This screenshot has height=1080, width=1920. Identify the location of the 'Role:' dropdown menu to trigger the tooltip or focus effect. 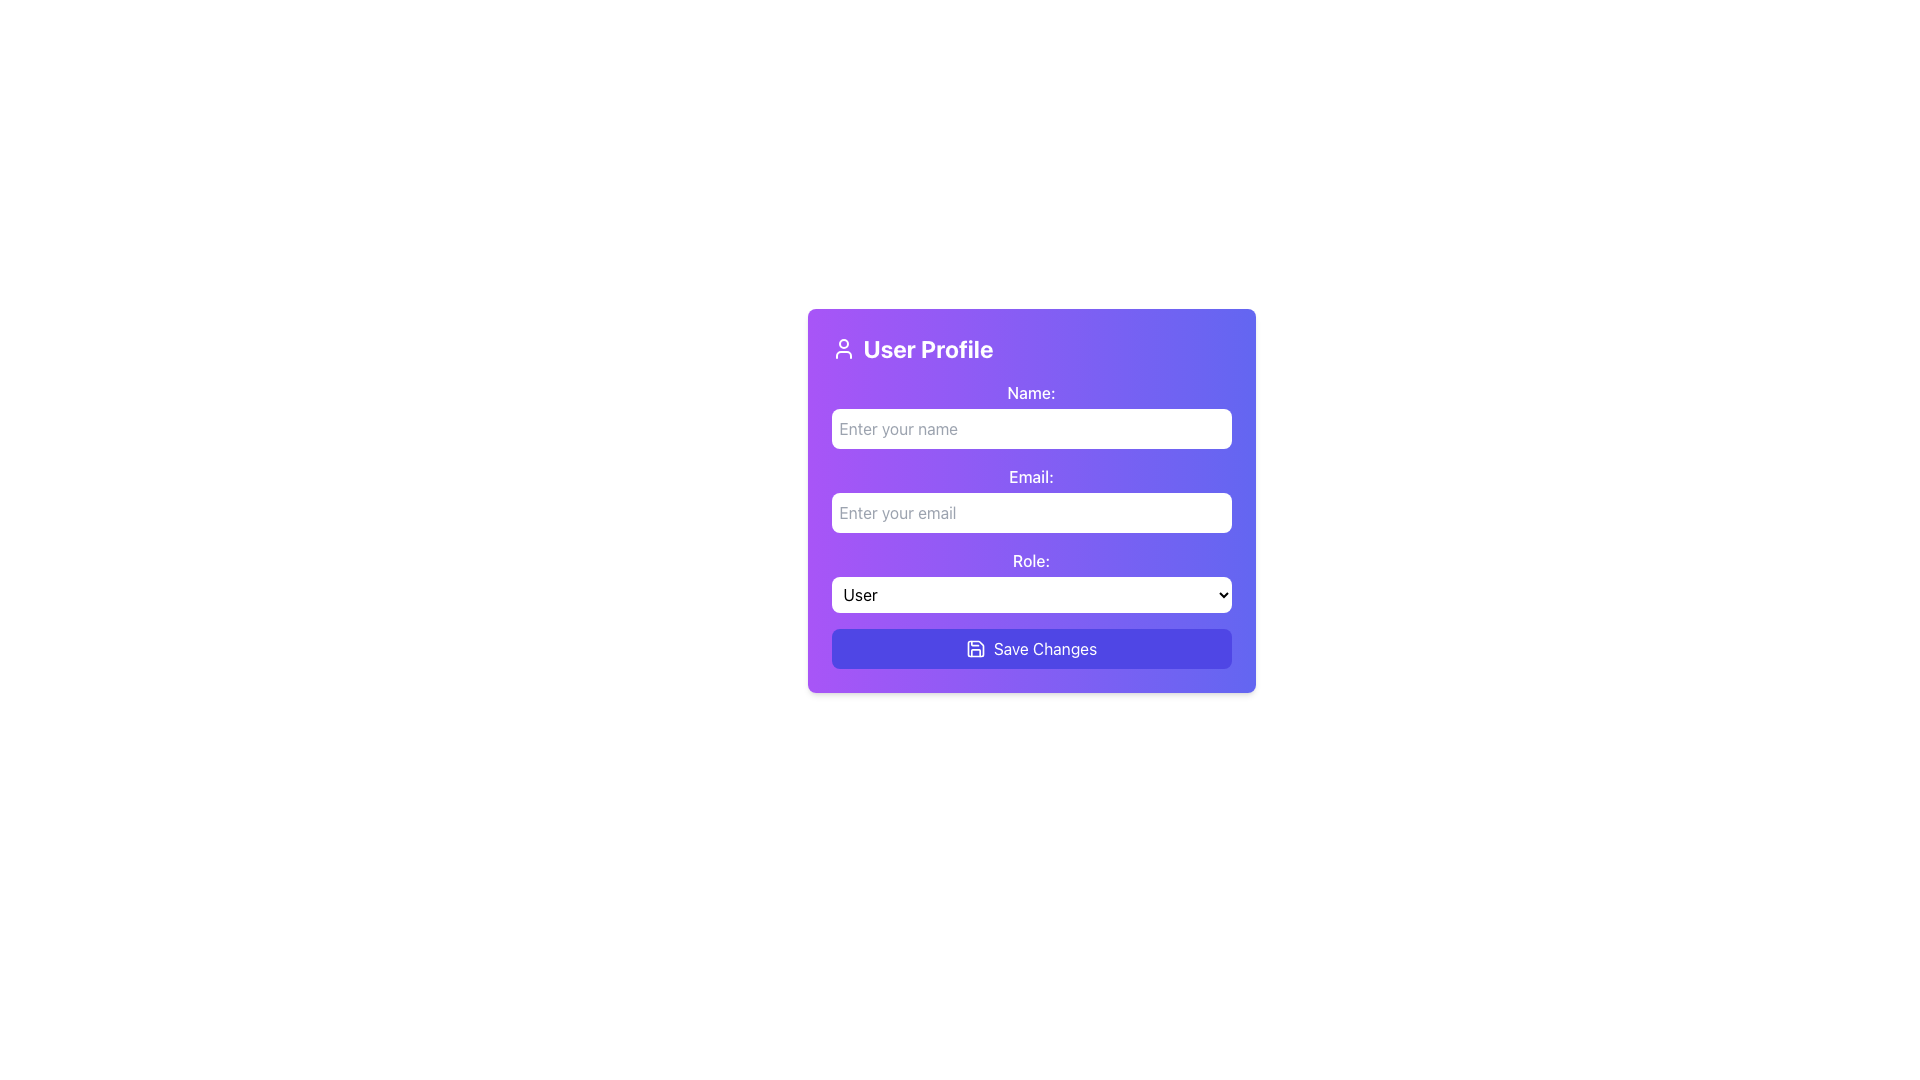
(1031, 581).